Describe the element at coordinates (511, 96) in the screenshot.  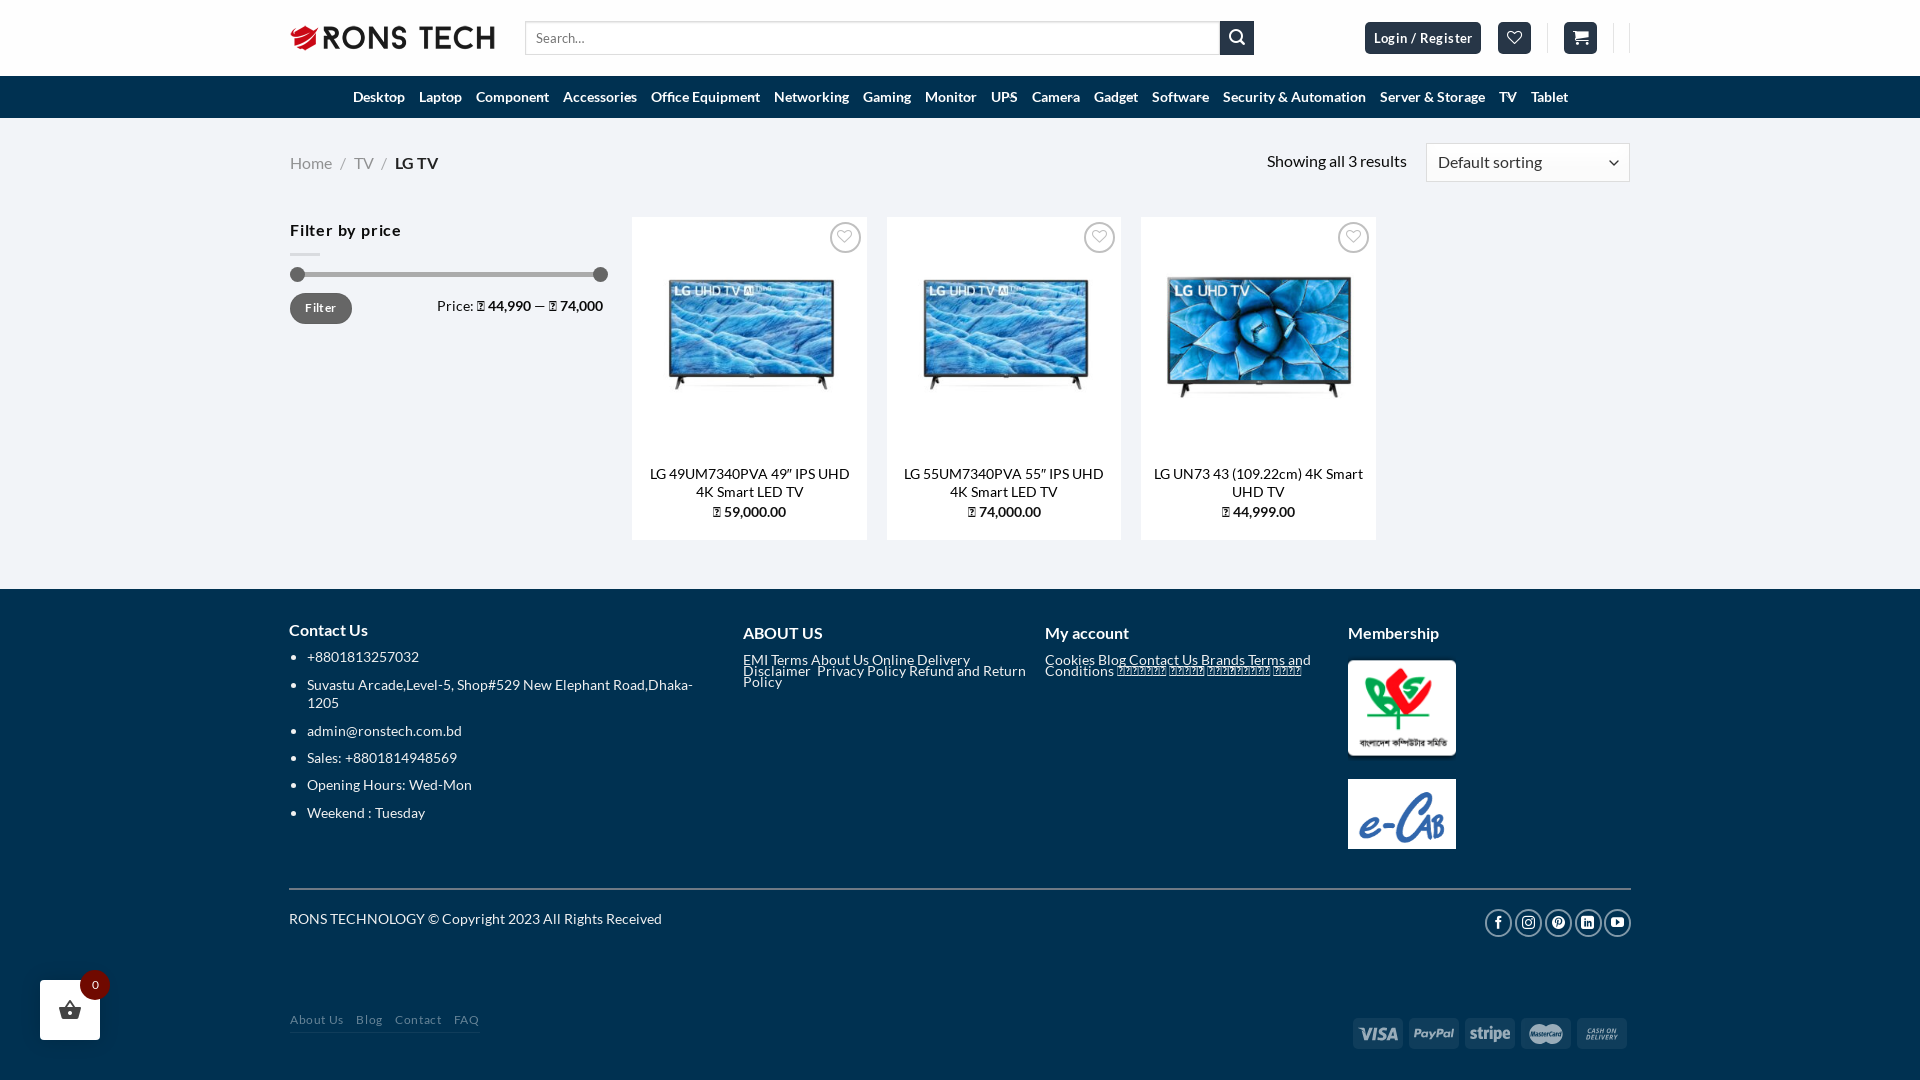
I see `'Component'` at that location.